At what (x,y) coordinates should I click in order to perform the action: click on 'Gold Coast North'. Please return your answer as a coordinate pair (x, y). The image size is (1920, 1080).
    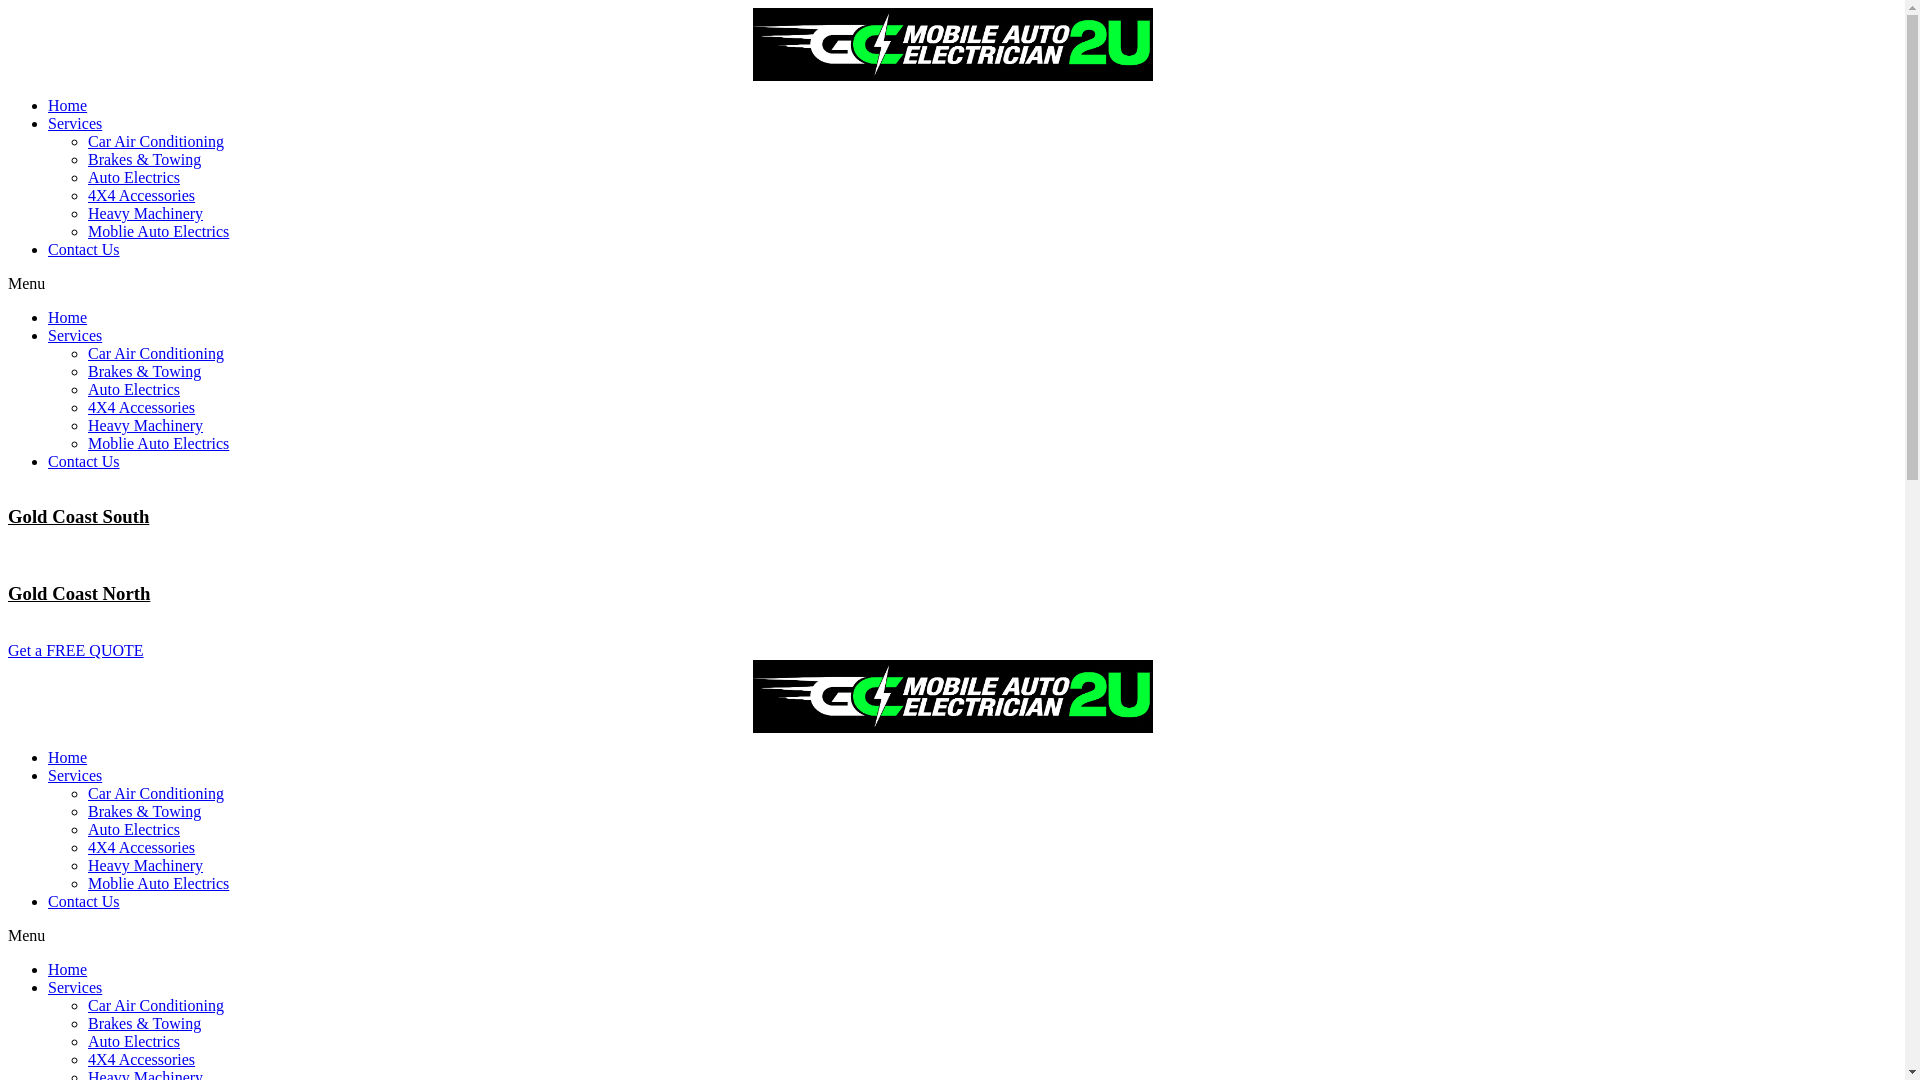
    Looking at the image, I should click on (8, 592).